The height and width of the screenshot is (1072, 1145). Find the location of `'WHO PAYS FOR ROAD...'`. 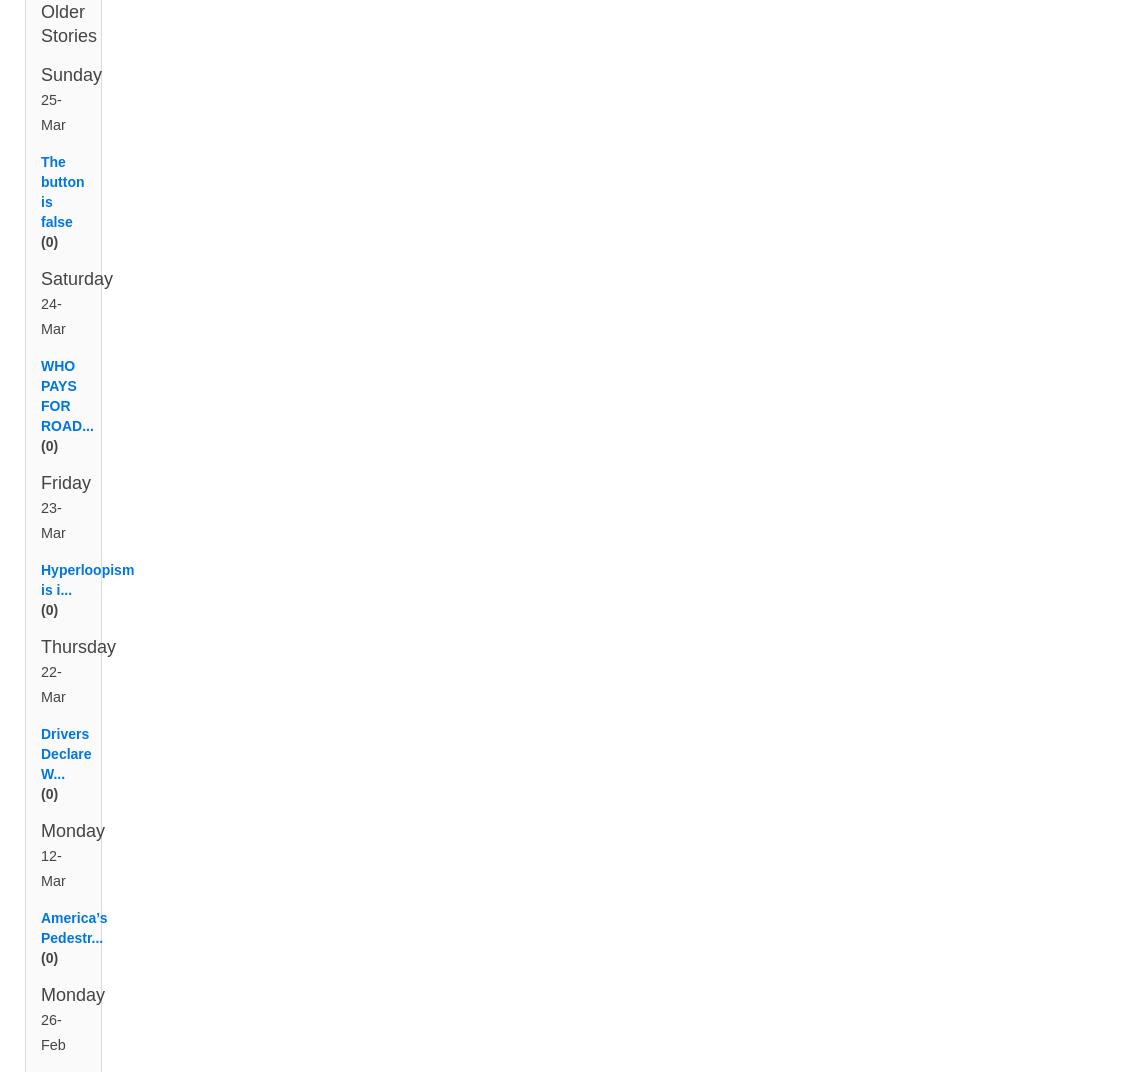

'WHO PAYS FOR ROAD...' is located at coordinates (66, 419).